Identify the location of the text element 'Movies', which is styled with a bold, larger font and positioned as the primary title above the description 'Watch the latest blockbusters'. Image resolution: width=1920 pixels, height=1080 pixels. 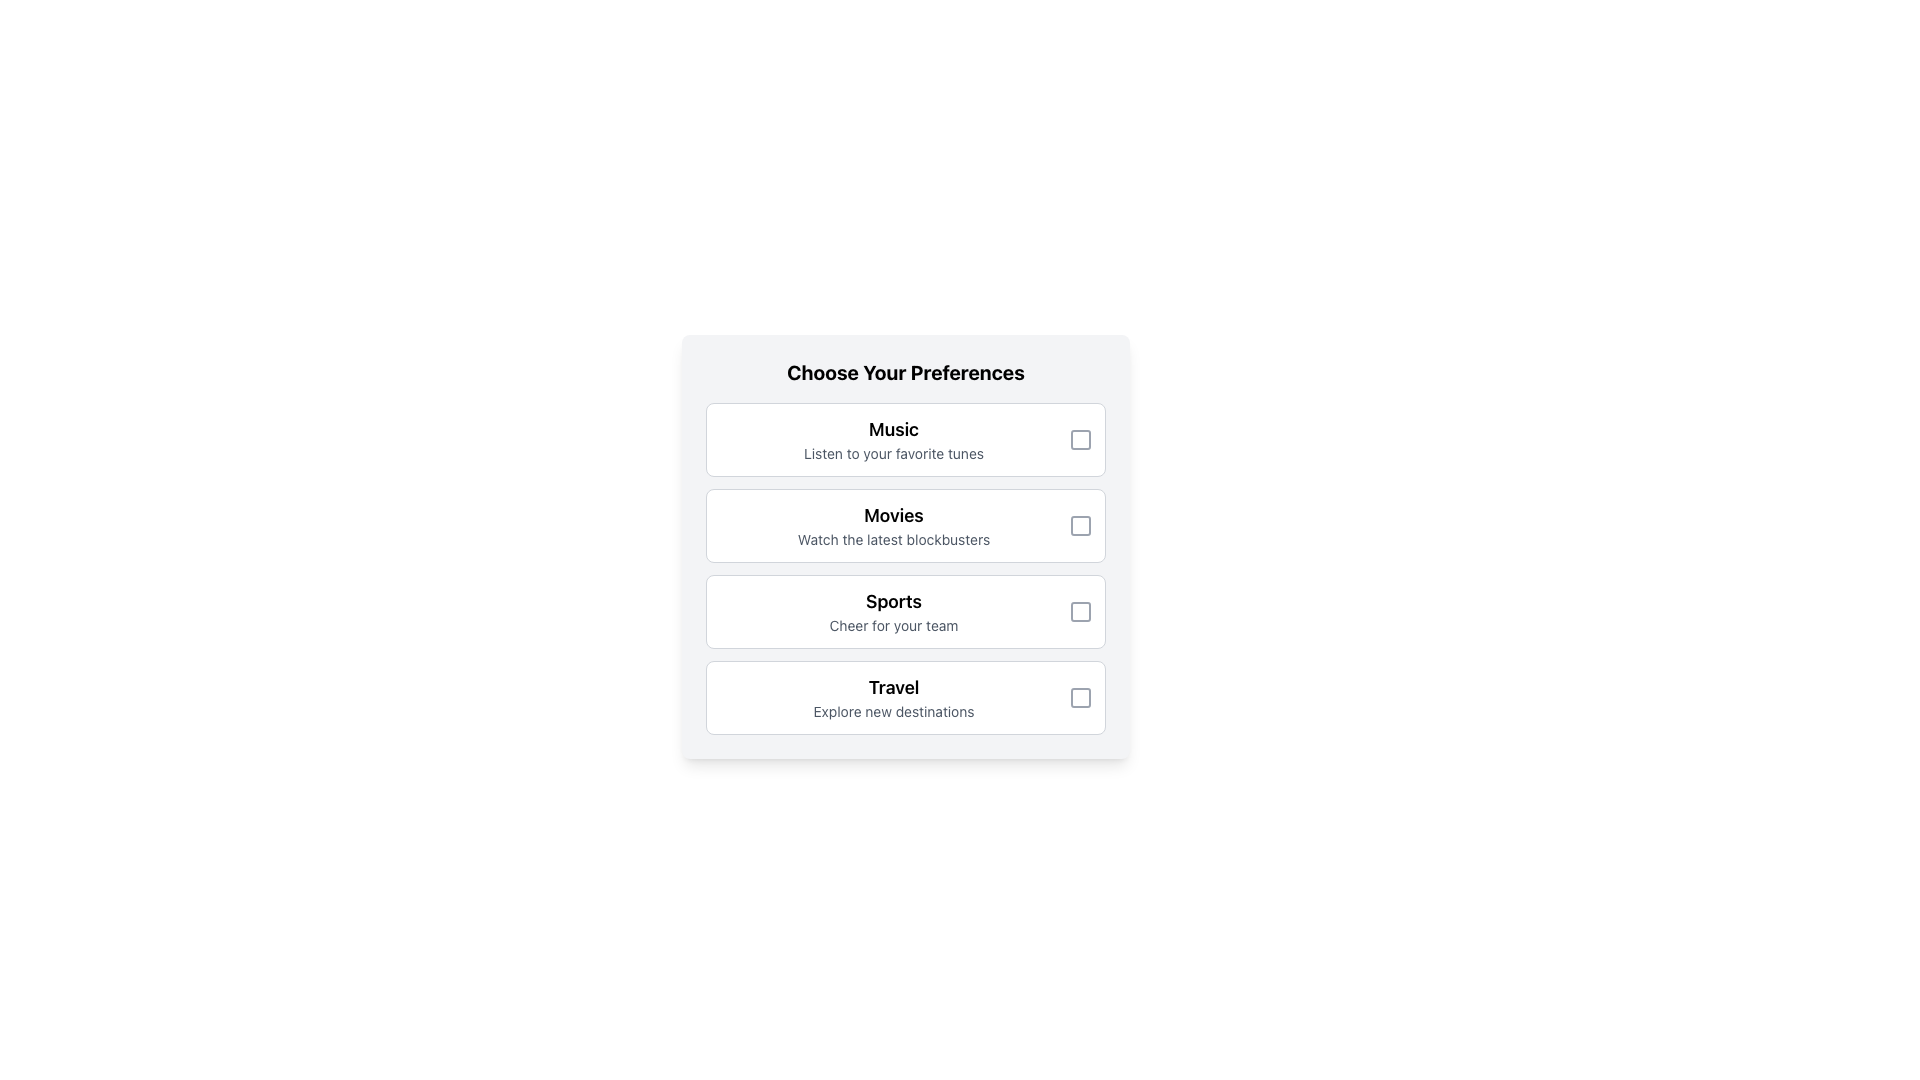
(892, 515).